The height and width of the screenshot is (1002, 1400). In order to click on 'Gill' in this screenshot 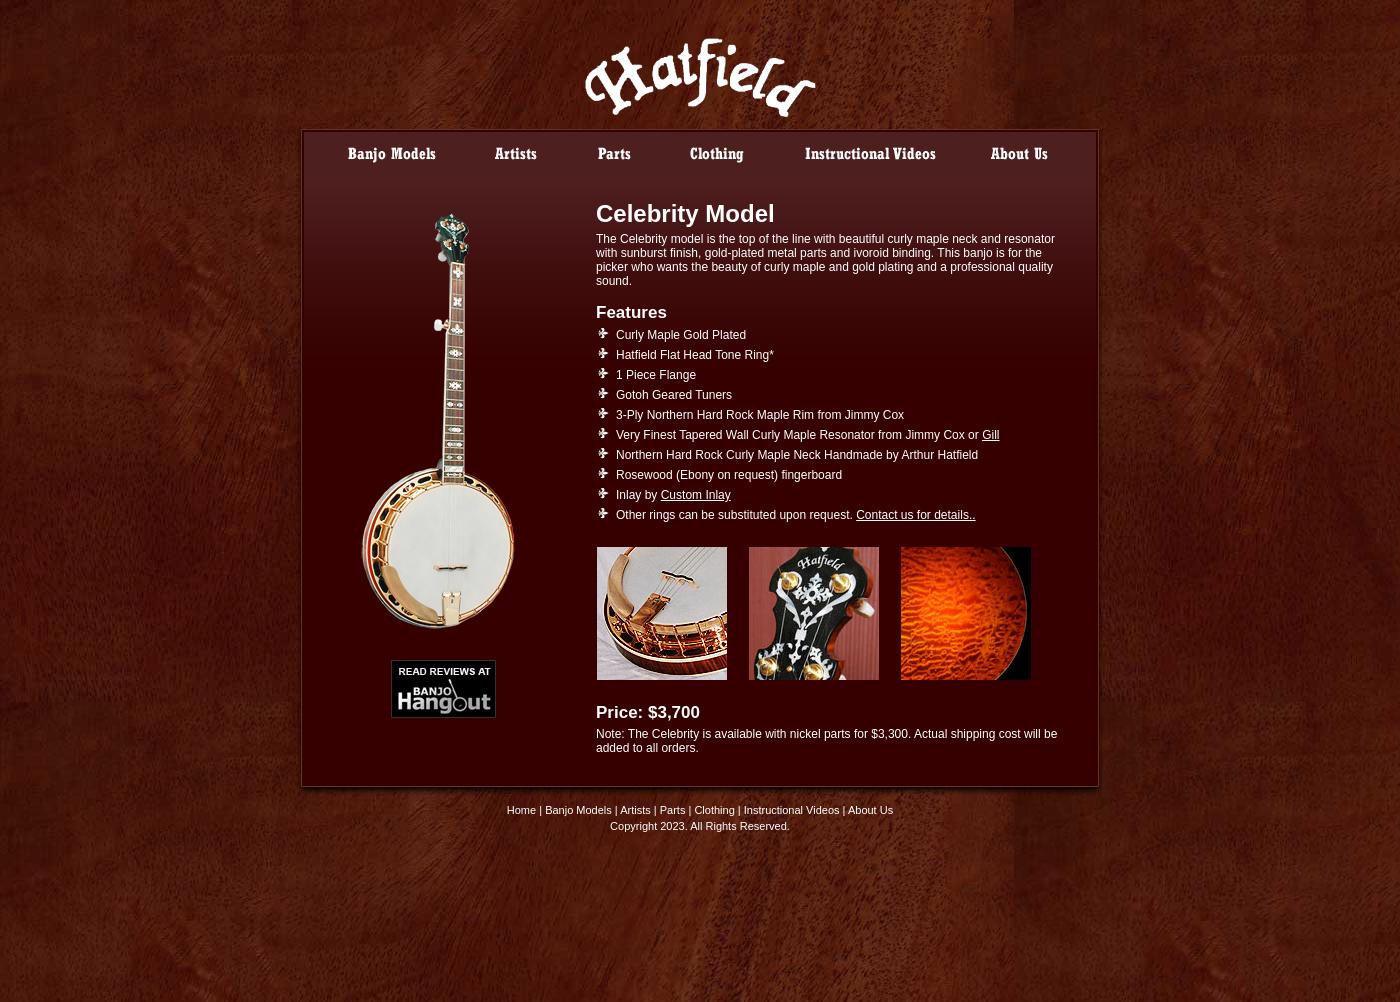, I will do `click(990, 433)`.